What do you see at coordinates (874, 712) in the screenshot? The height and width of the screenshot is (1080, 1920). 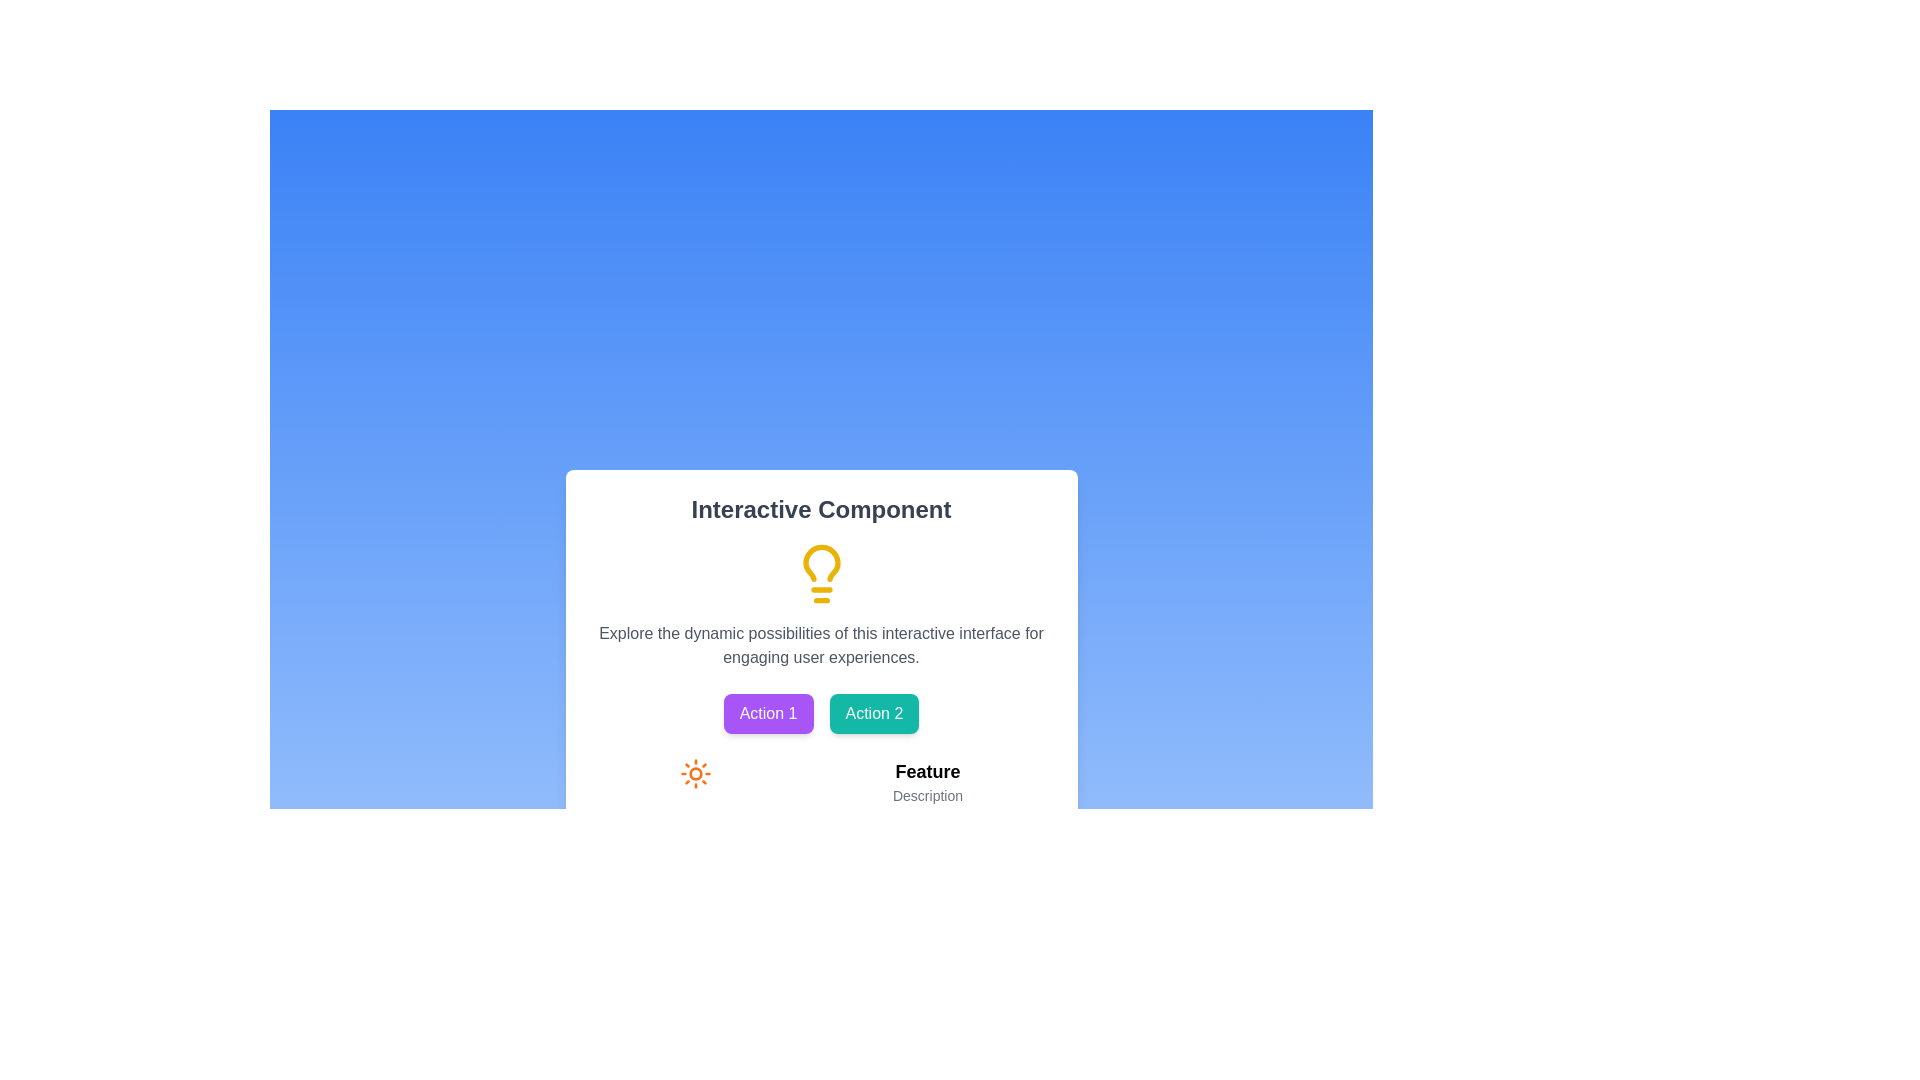 I see `the button labeled 'Action 2', which has a teal background and white bold text, located in the lower middle section of the interface` at bounding box center [874, 712].